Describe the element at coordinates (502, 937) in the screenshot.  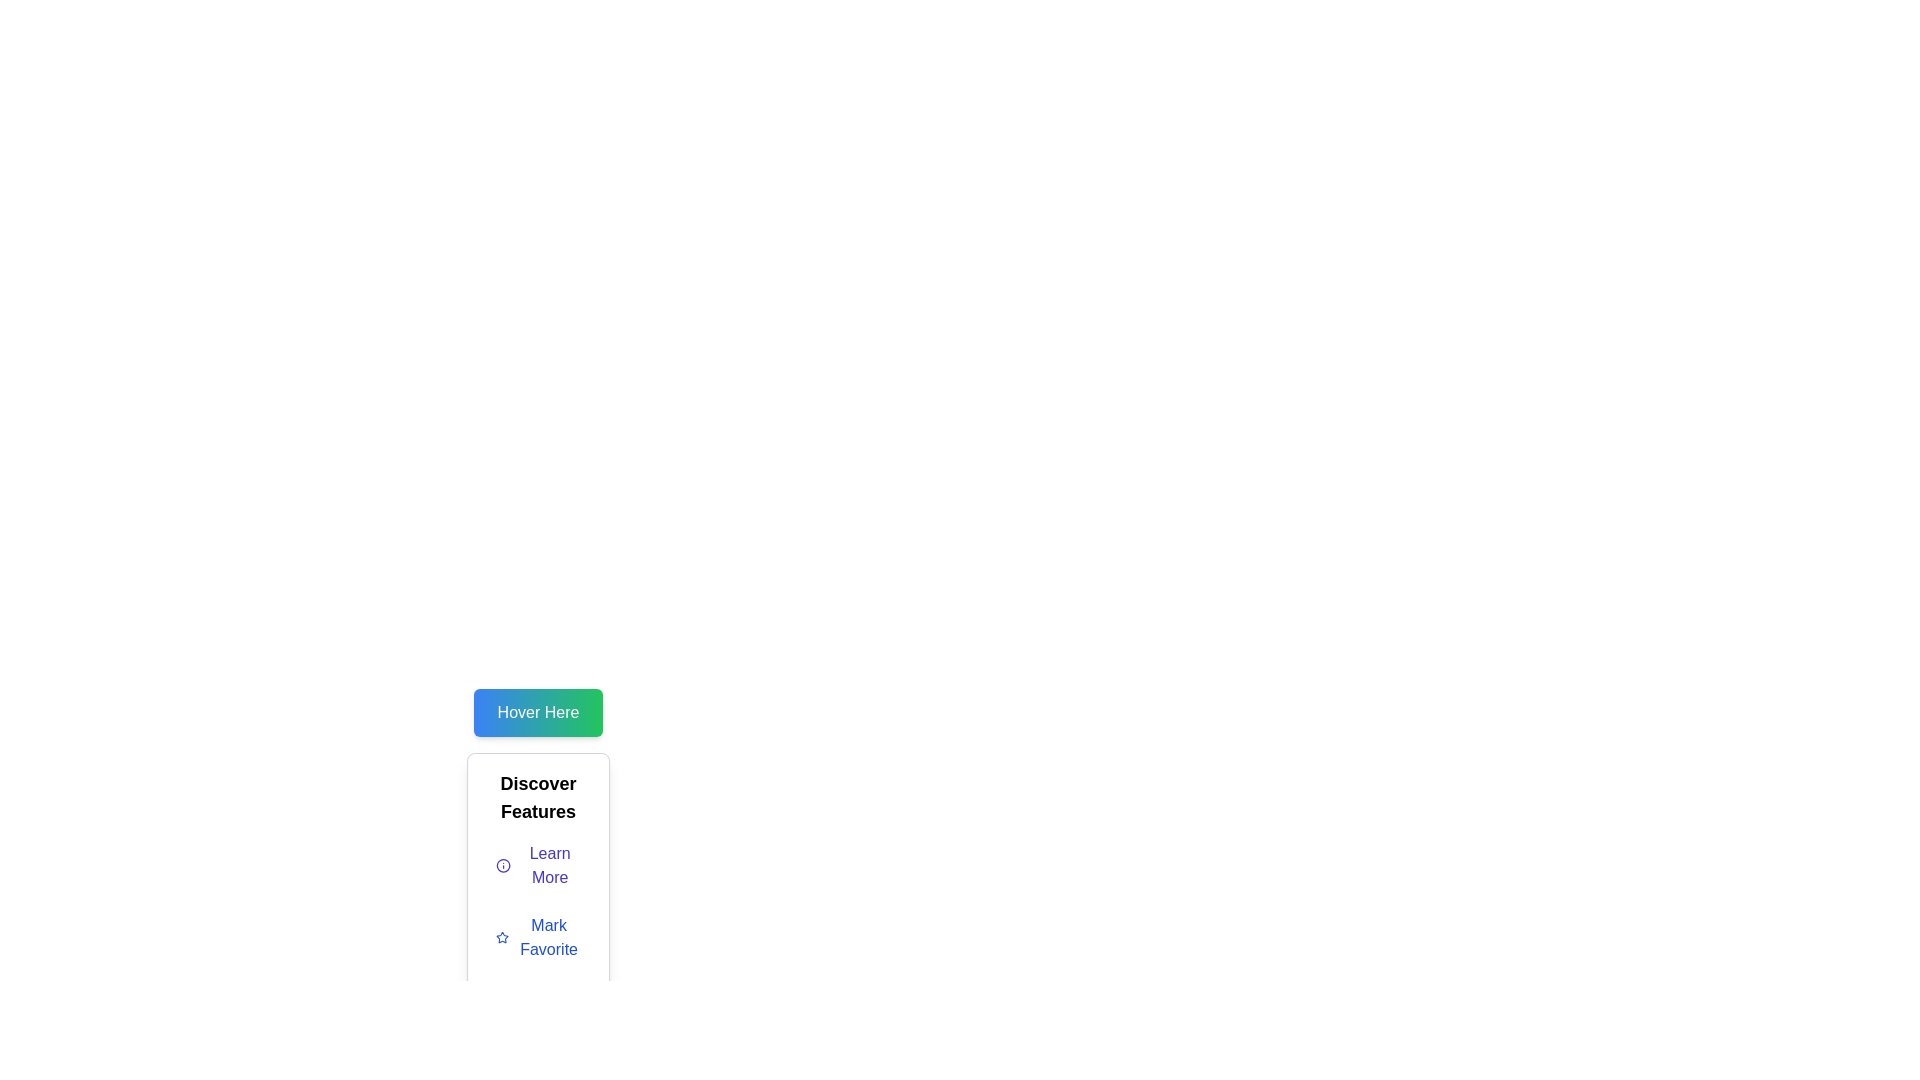
I see `the 'Mark Favorite' icon located to the left of the text within the 'Mark Favorite' button, under the 'Discover Features' section` at that location.